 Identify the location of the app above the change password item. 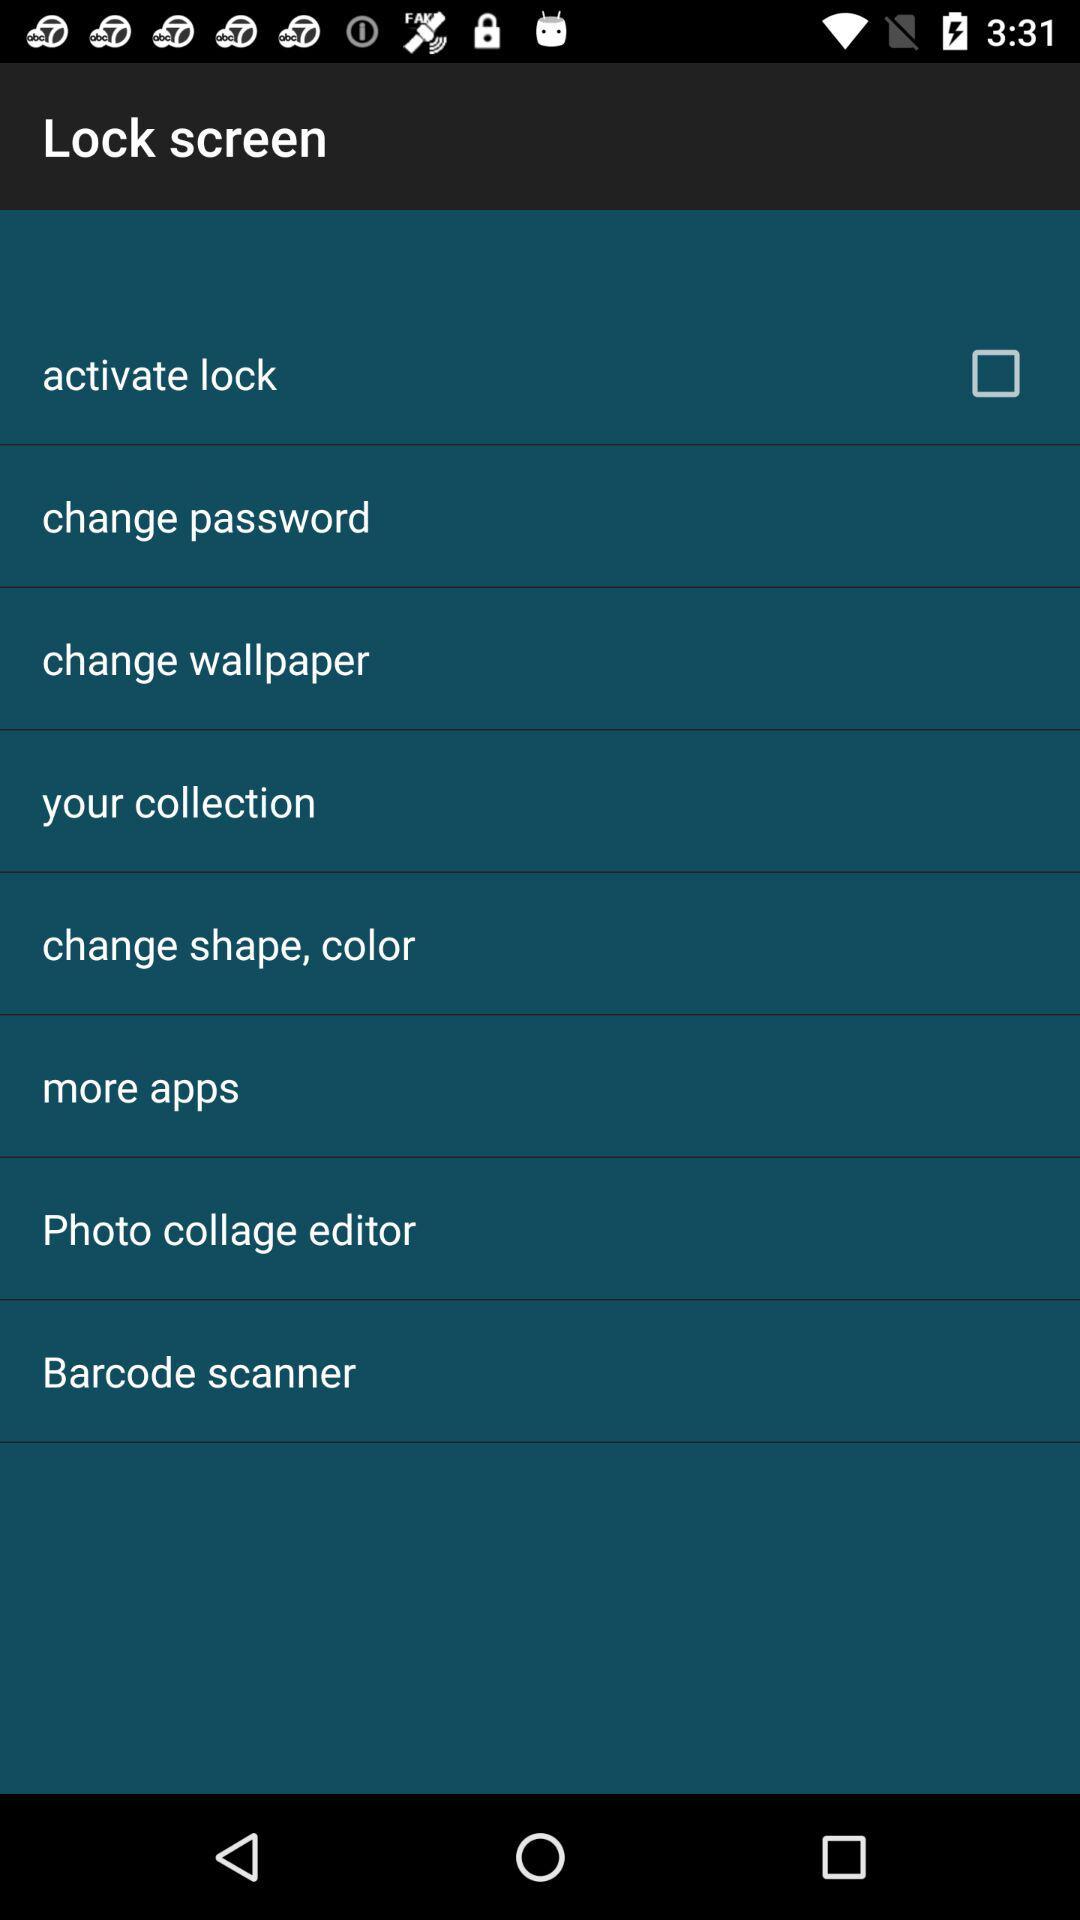
(158, 373).